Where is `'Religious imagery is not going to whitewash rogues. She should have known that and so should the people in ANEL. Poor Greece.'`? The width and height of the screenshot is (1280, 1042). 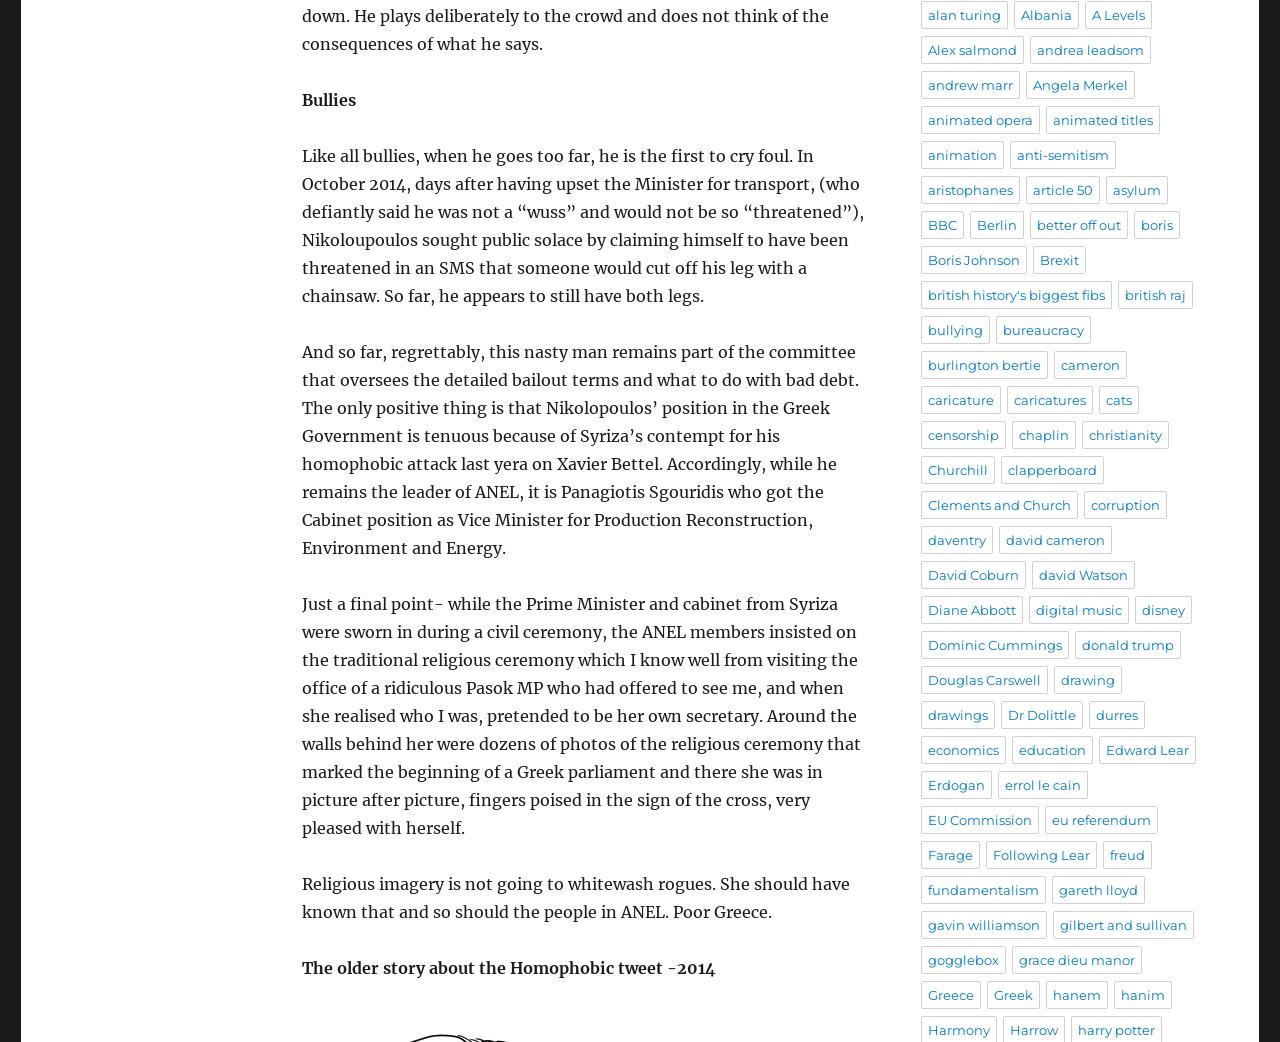
'Religious imagery is not going to whitewash rogues. She should have known that and so should the people in ANEL. Poor Greece.' is located at coordinates (575, 895).